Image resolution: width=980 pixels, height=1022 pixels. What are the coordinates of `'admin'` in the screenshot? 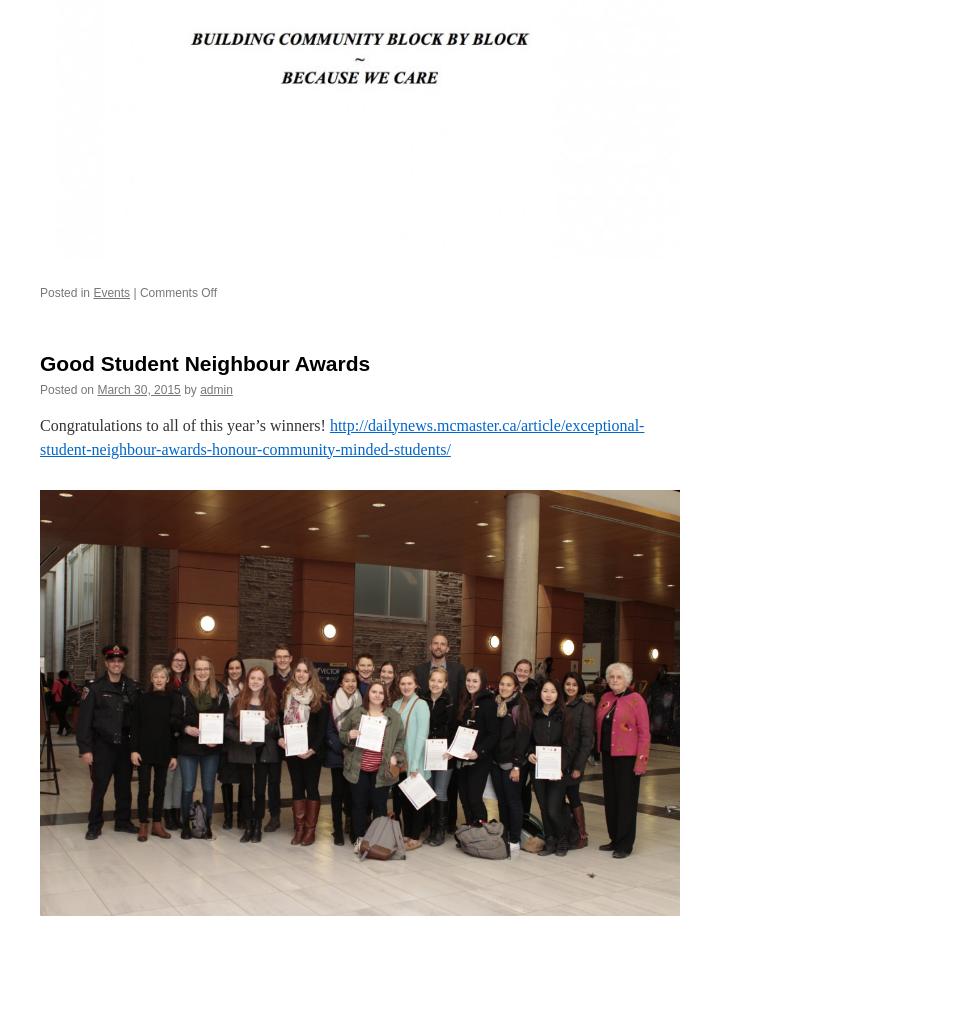 It's located at (215, 387).